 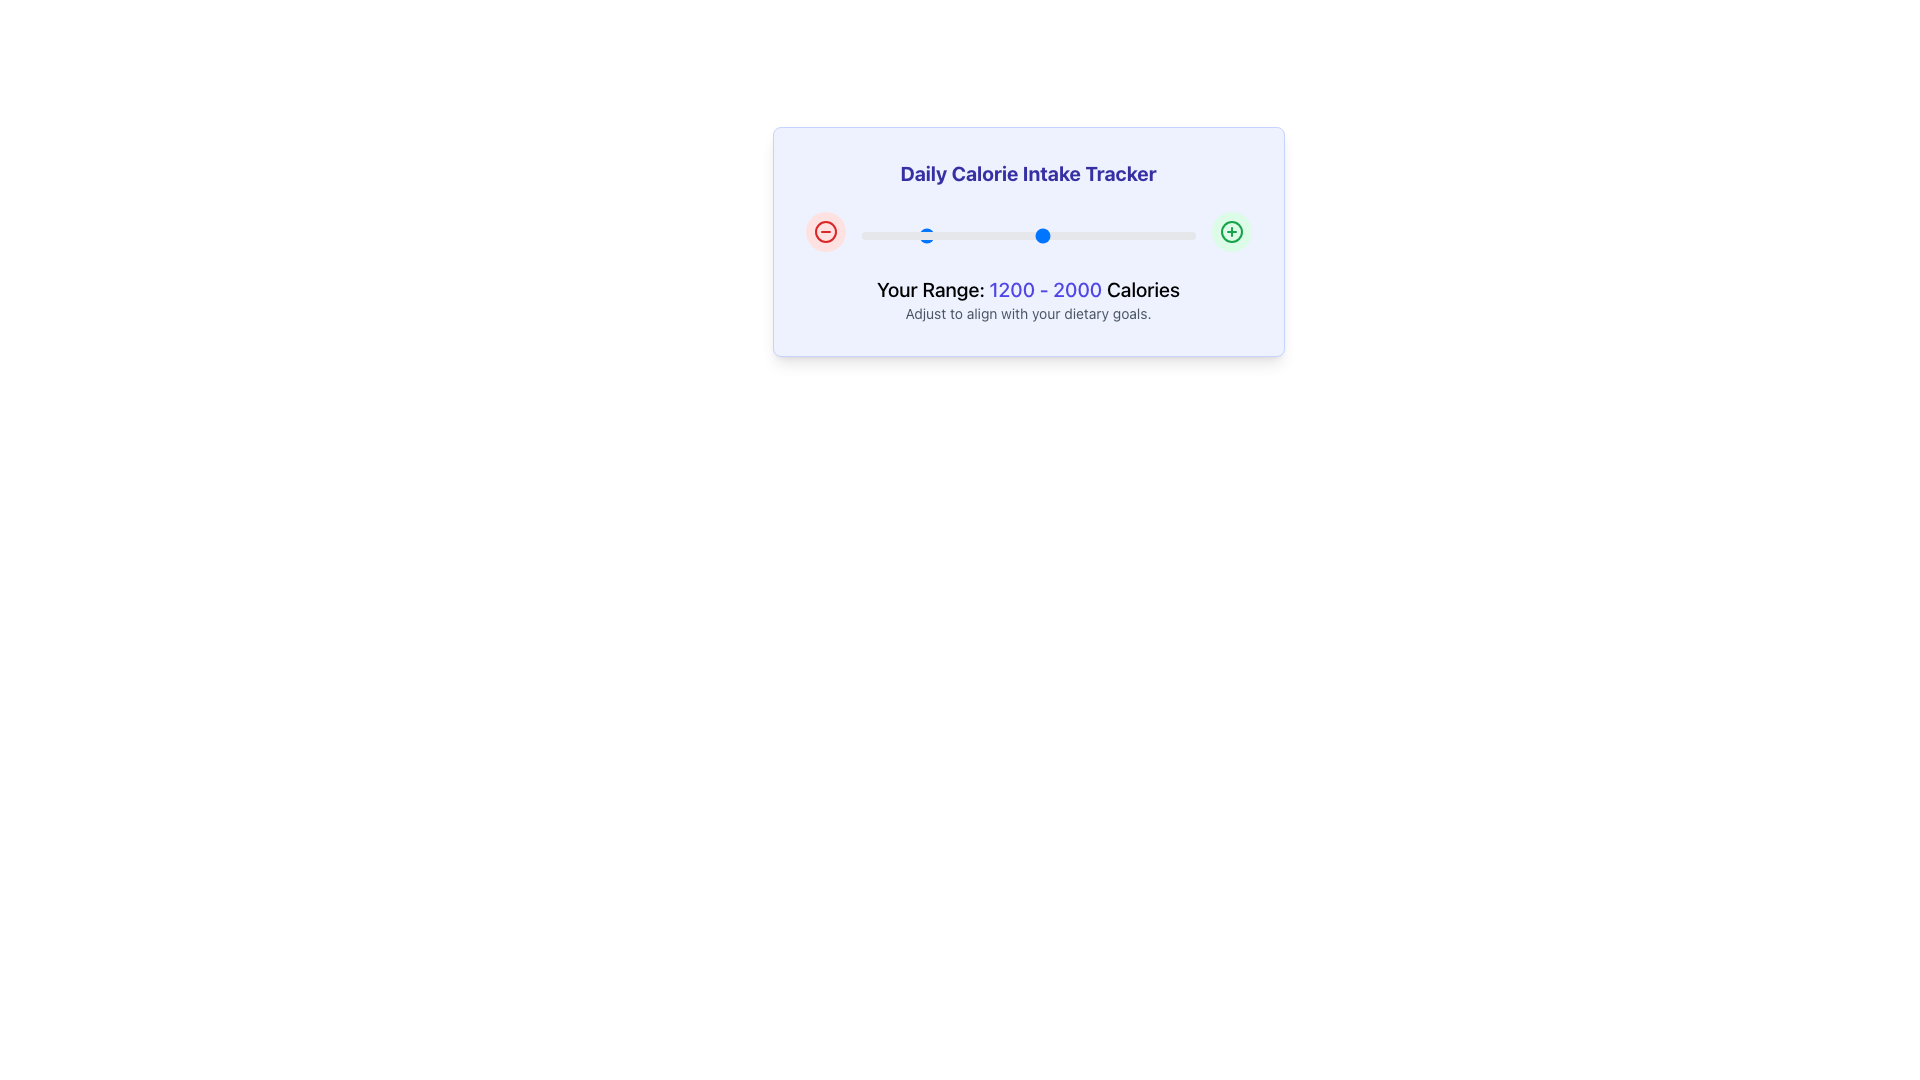 What do you see at coordinates (1230, 230) in the screenshot?
I see `the green circular outline of the SVG Circle icon located in the far-right region of the calorie intake card` at bounding box center [1230, 230].